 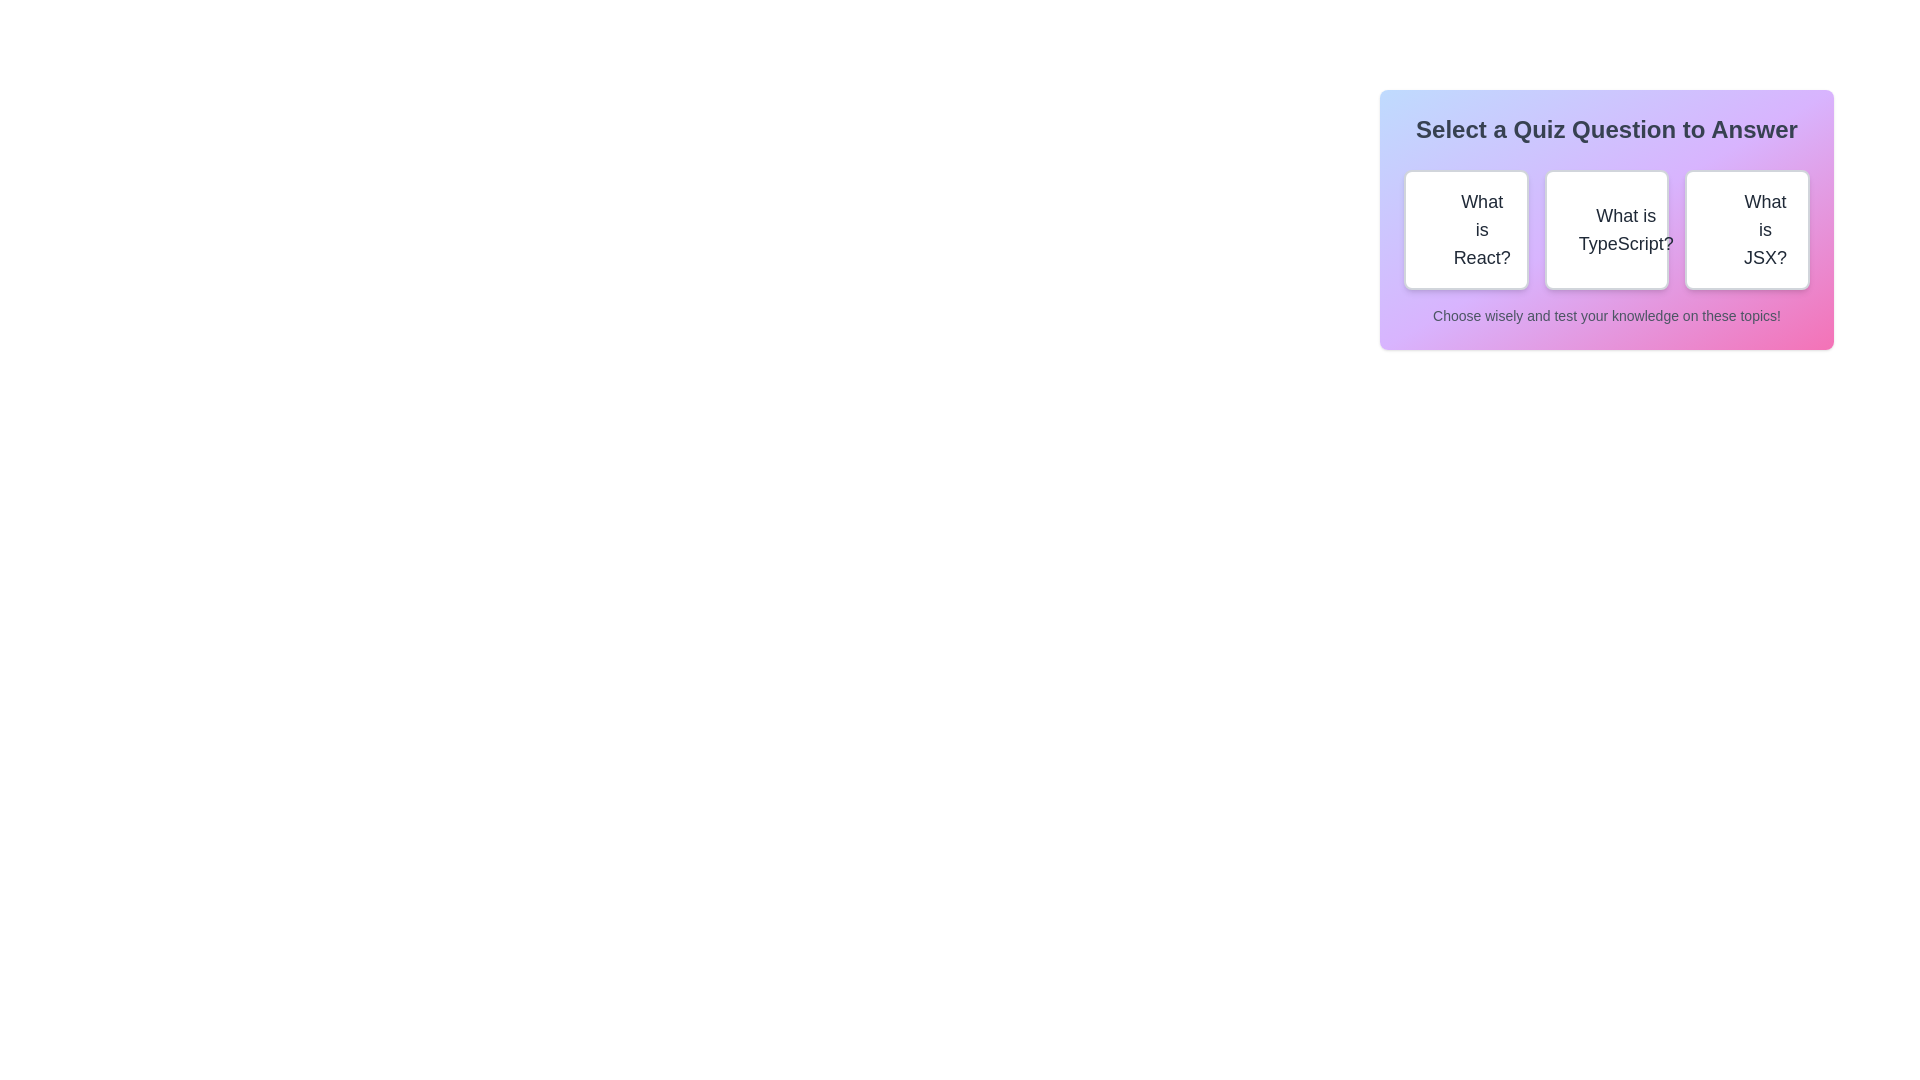 I want to click on the selectable quiz question option labeled 'What is TypeScript?' which is the second element in a 3-item grid layout, so click(x=1607, y=229).